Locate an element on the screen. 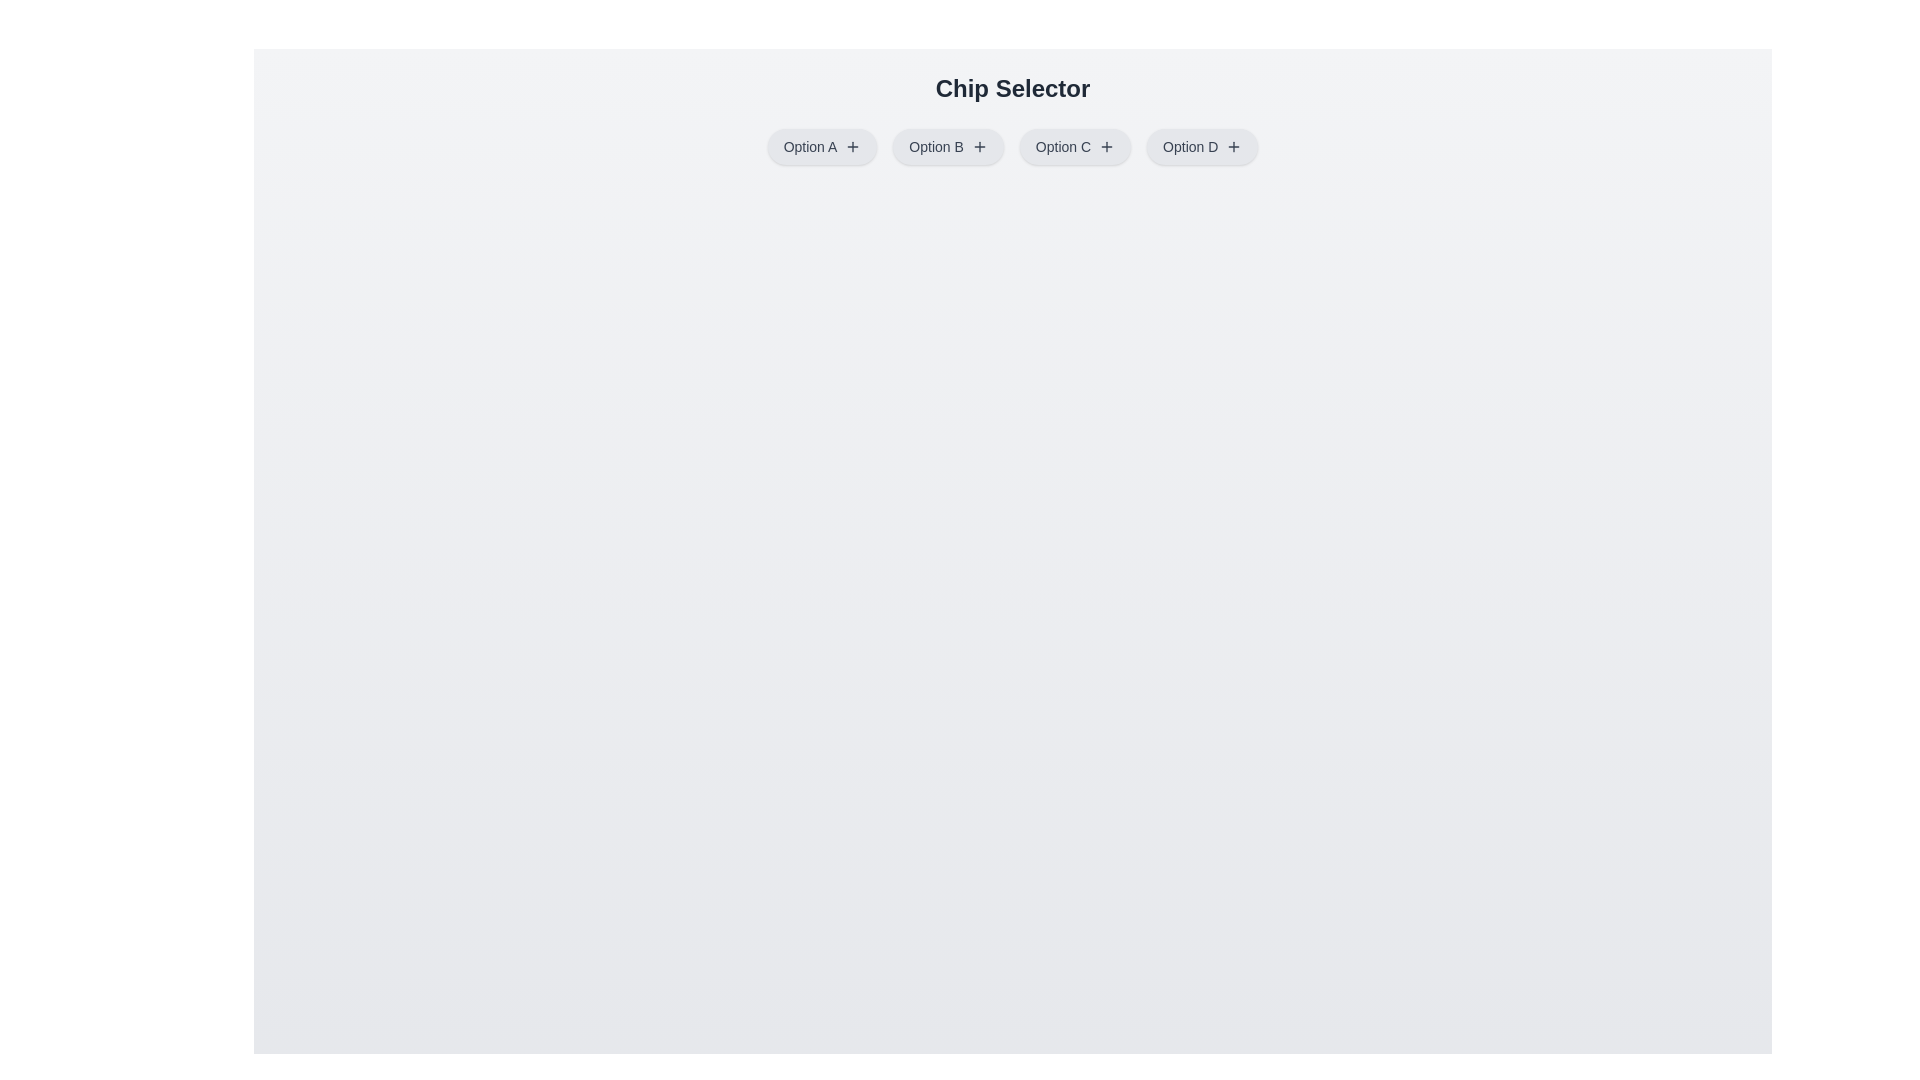 The image size is (1920, 1080). the chip labeled Option A is located at coordinates (822, 145).